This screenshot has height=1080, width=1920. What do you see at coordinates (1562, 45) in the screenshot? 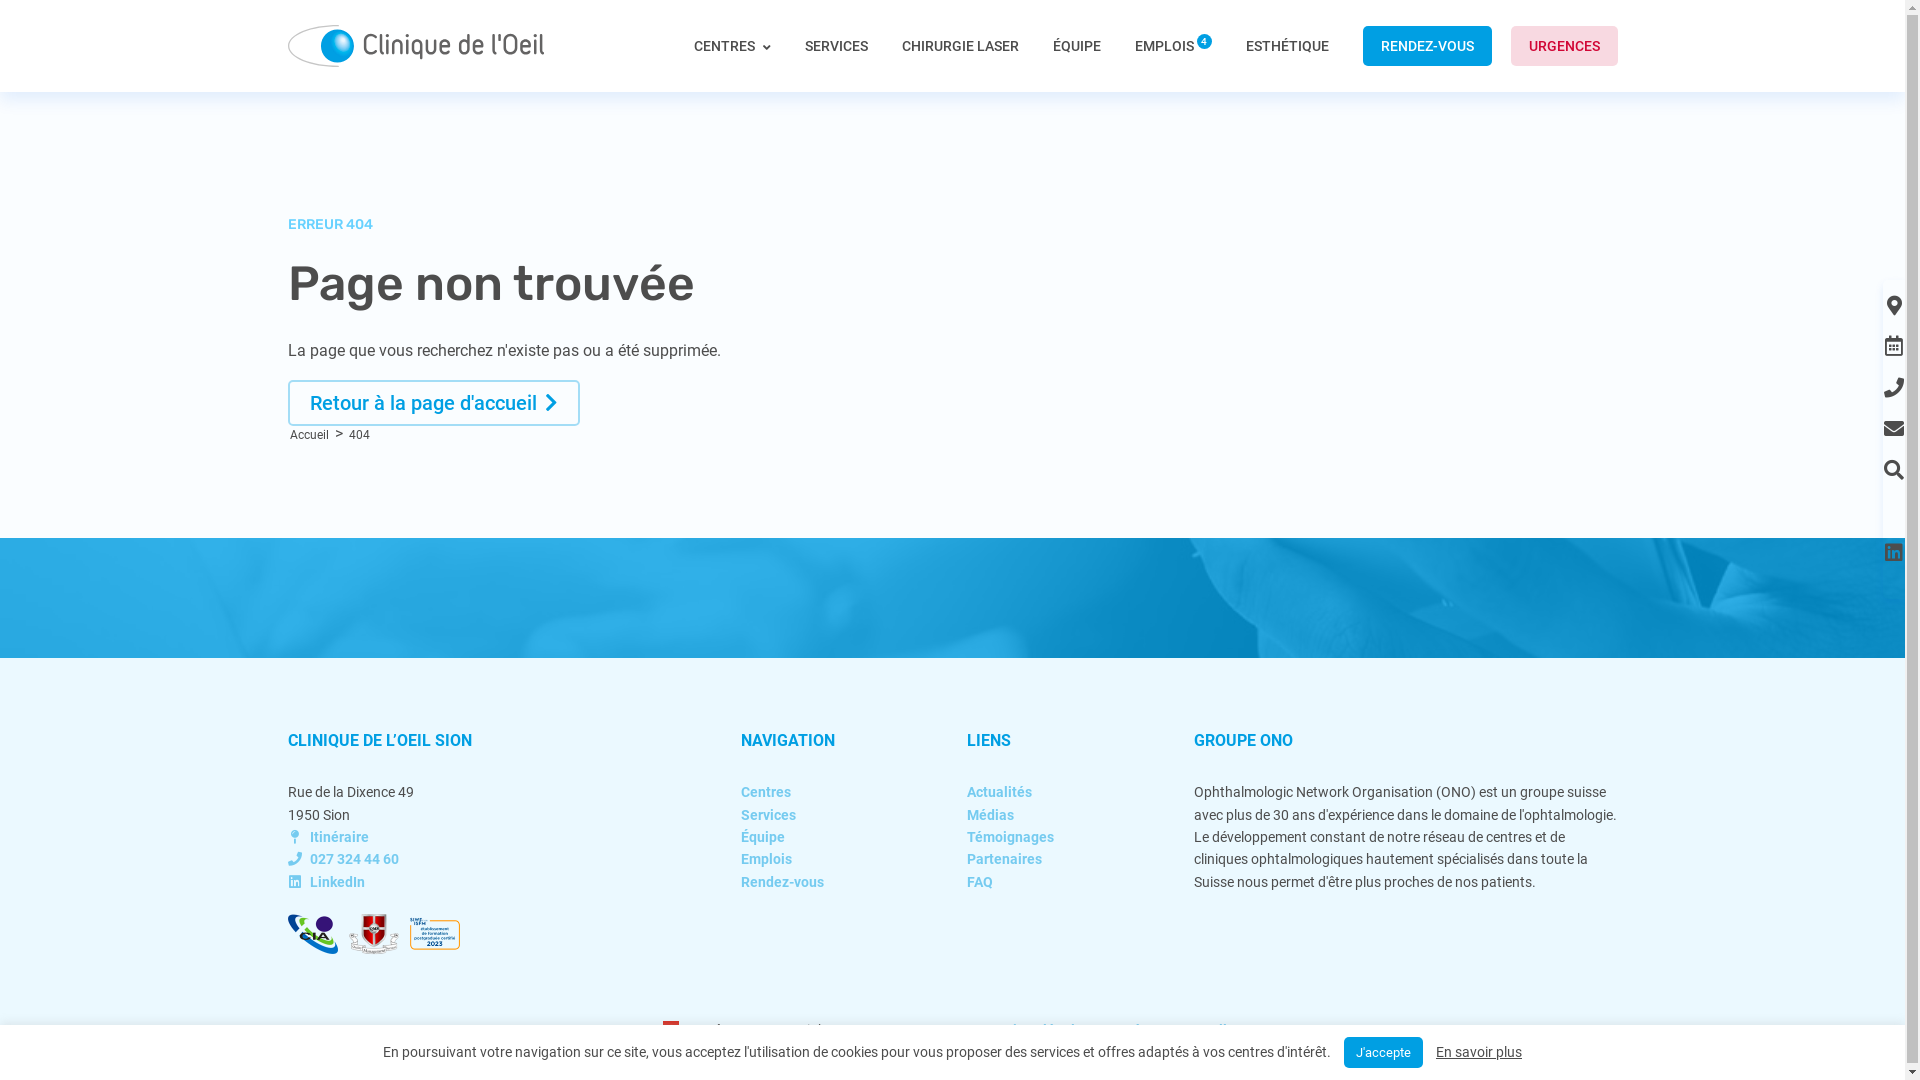
I see `'URGENCES'` at bounding box center [1562, 45].